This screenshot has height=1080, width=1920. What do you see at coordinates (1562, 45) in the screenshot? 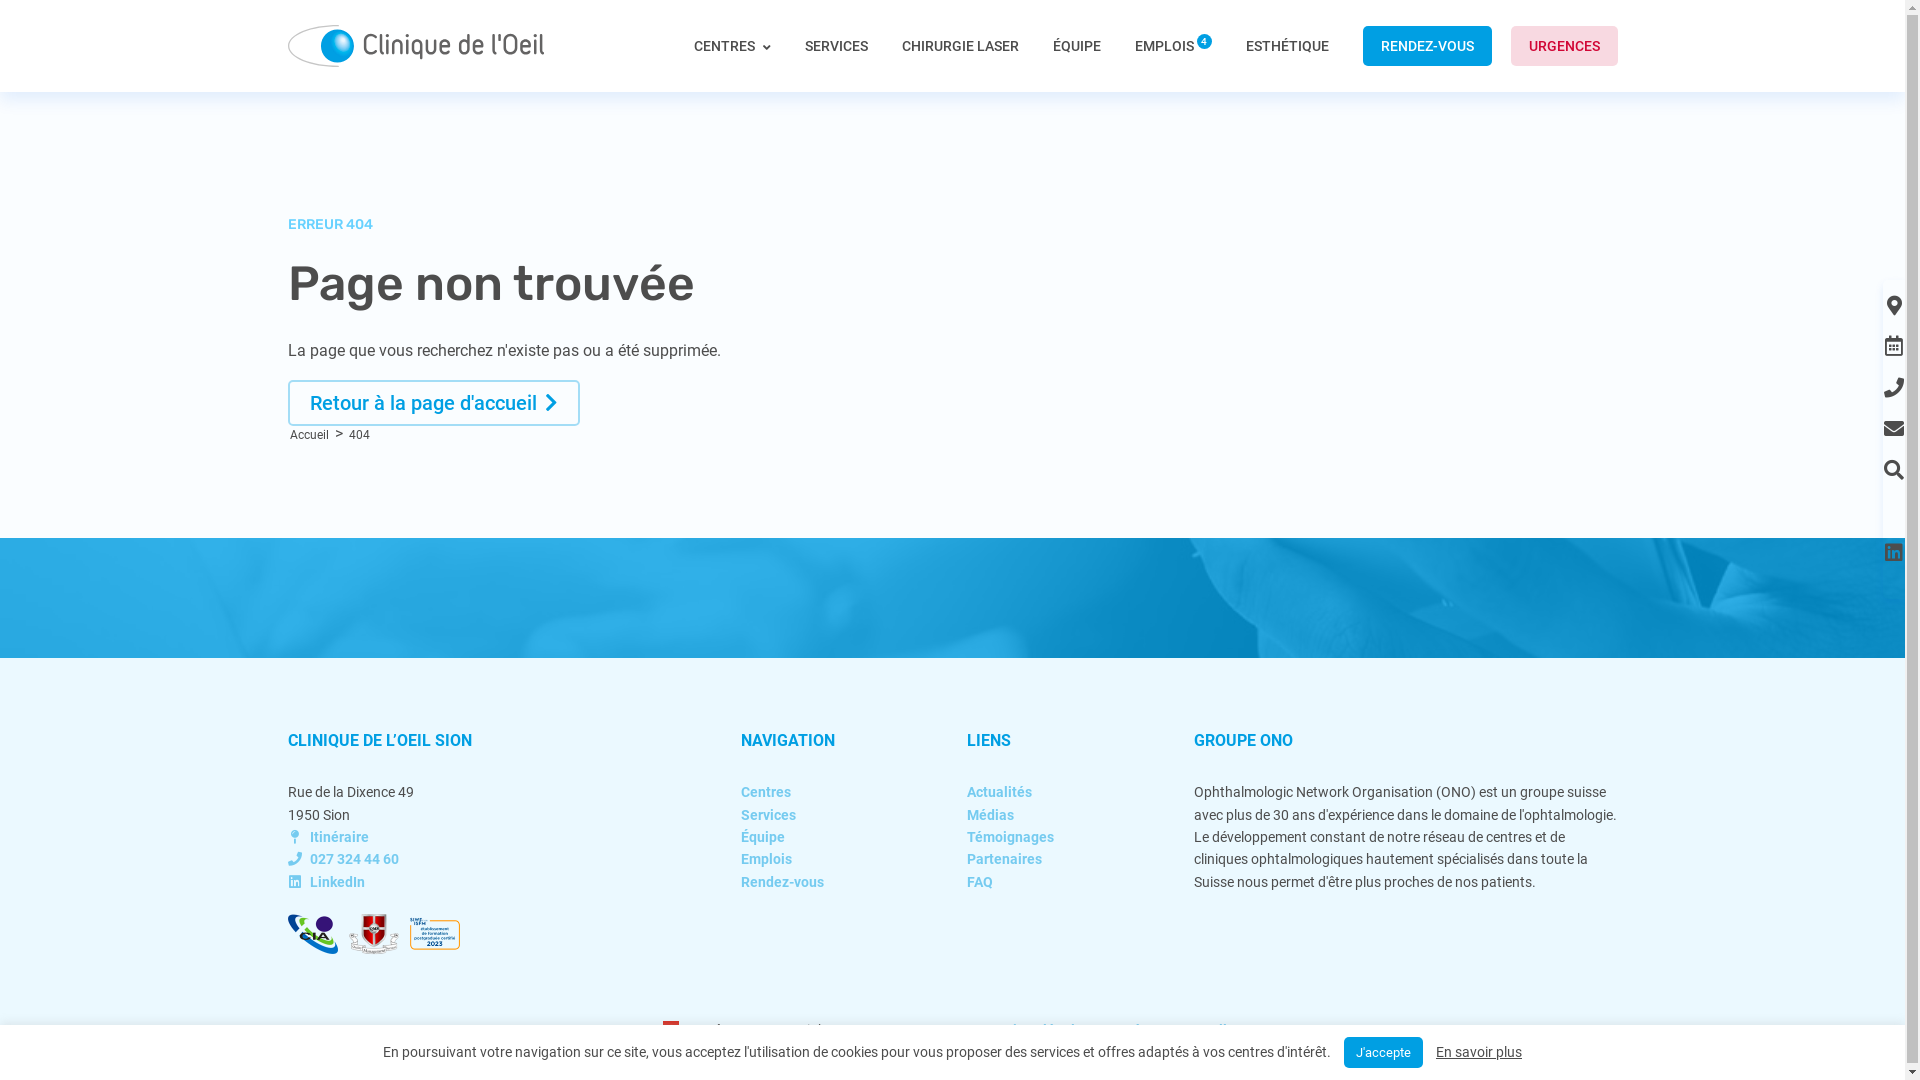
I see `'URGENCES'` at bounding box center [1562, 45].